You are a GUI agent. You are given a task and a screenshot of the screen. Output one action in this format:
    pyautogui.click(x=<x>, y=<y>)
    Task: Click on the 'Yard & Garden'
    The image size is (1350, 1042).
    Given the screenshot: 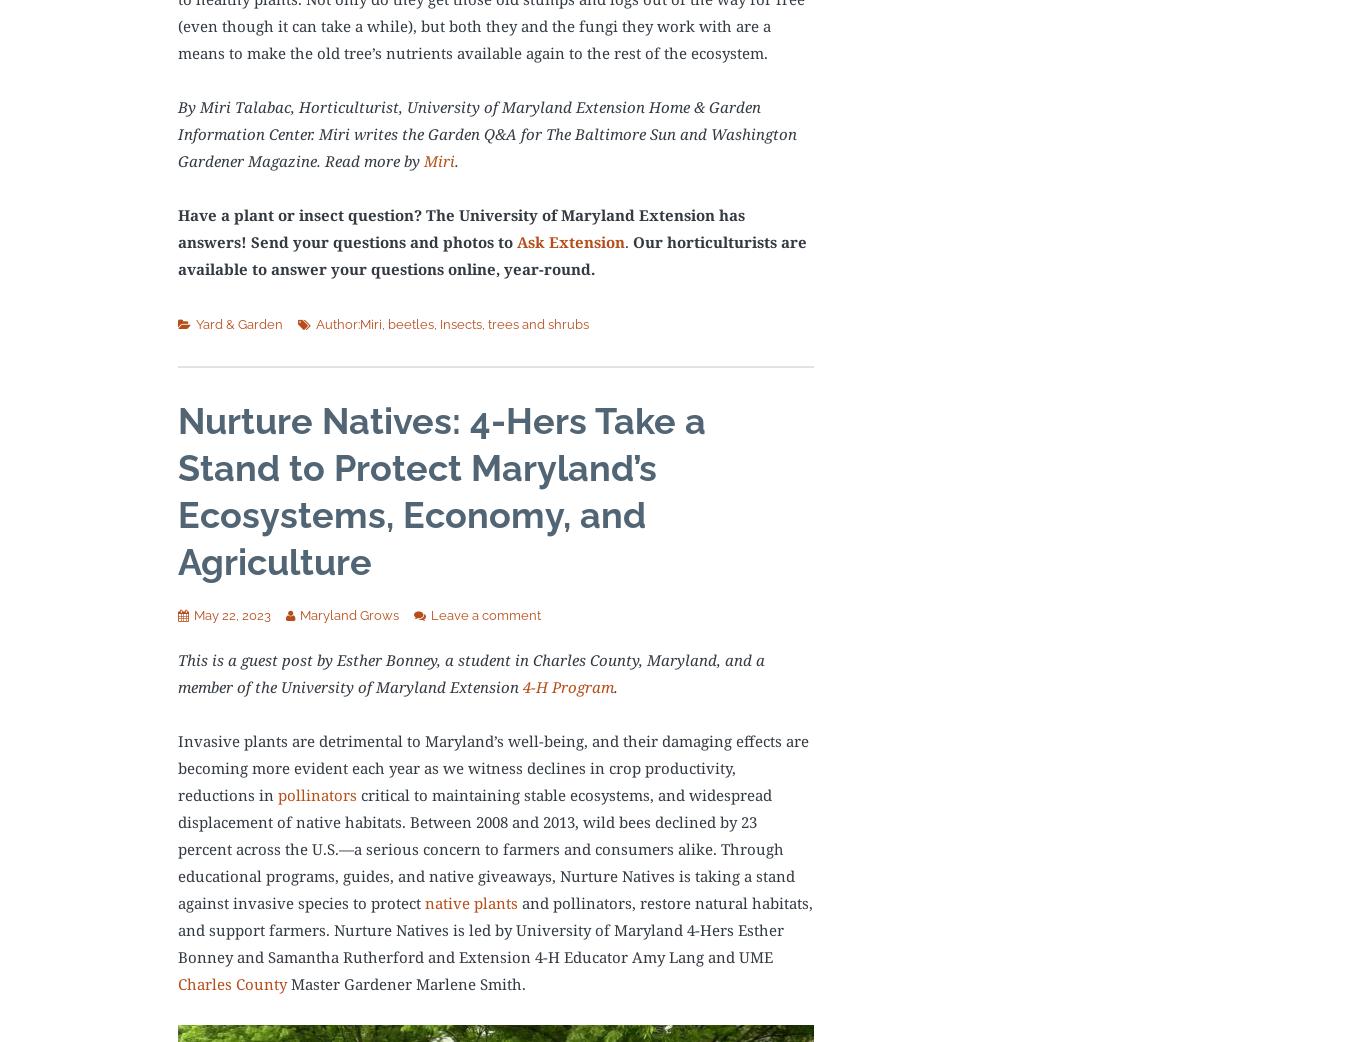 What is the action you would take?
    pyautogui.click(x=238, y=323)
    